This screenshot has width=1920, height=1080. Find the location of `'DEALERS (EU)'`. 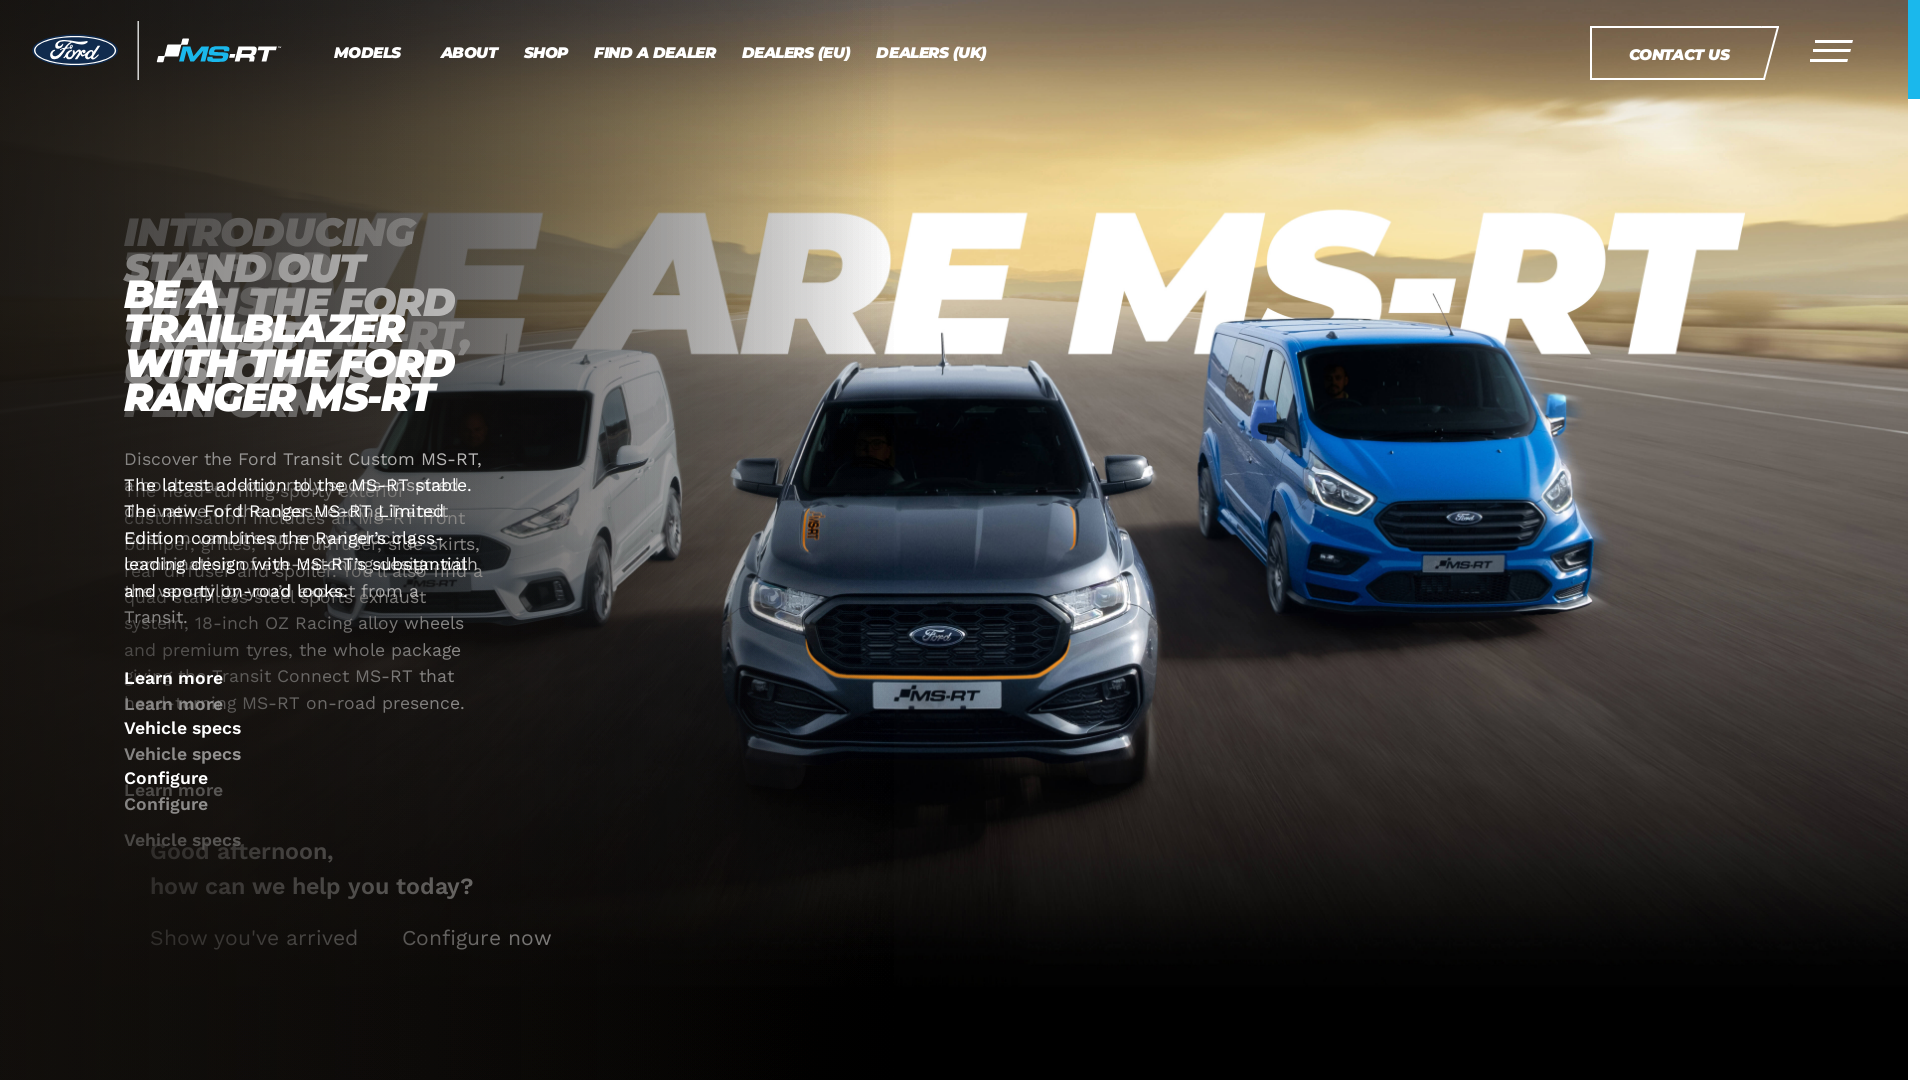

'DEALERS (EU)' is located at coordinates (790, 52).